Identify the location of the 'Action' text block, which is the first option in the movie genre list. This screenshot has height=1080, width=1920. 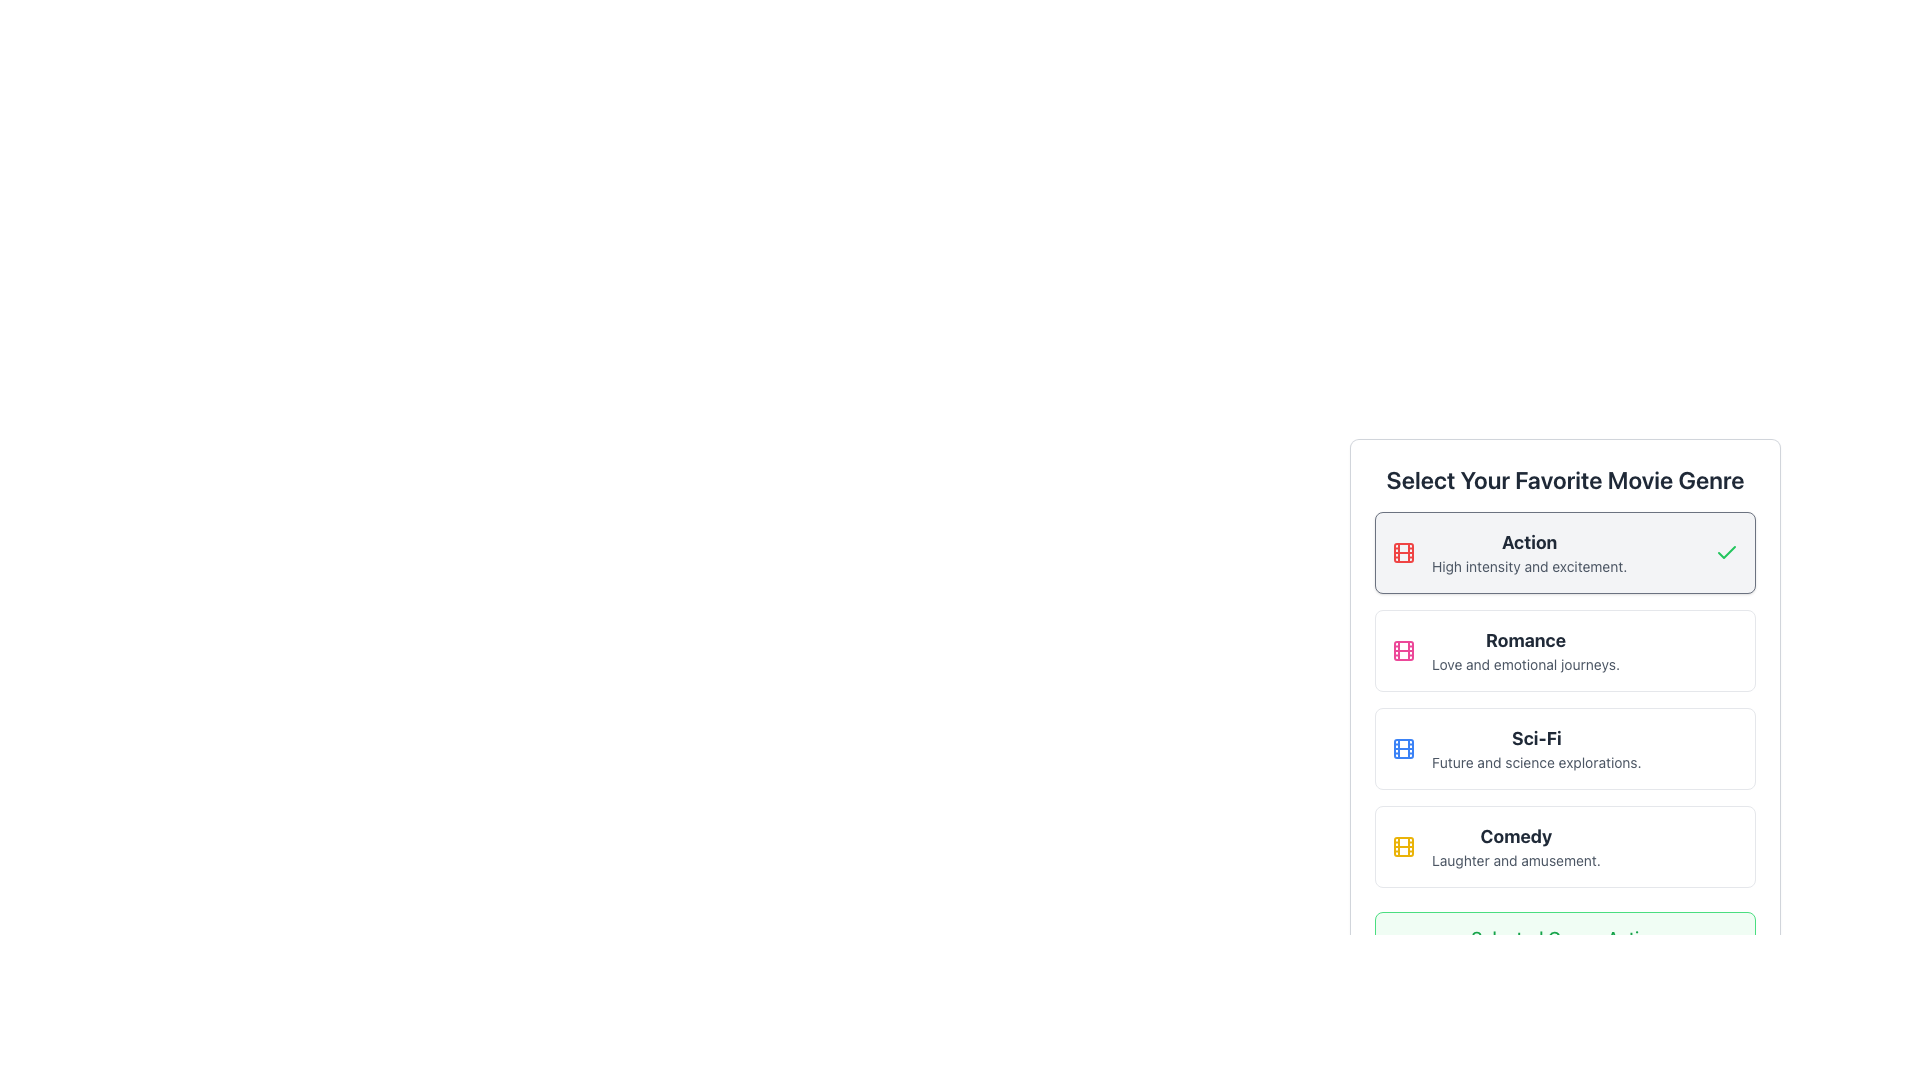
(1528, 552).